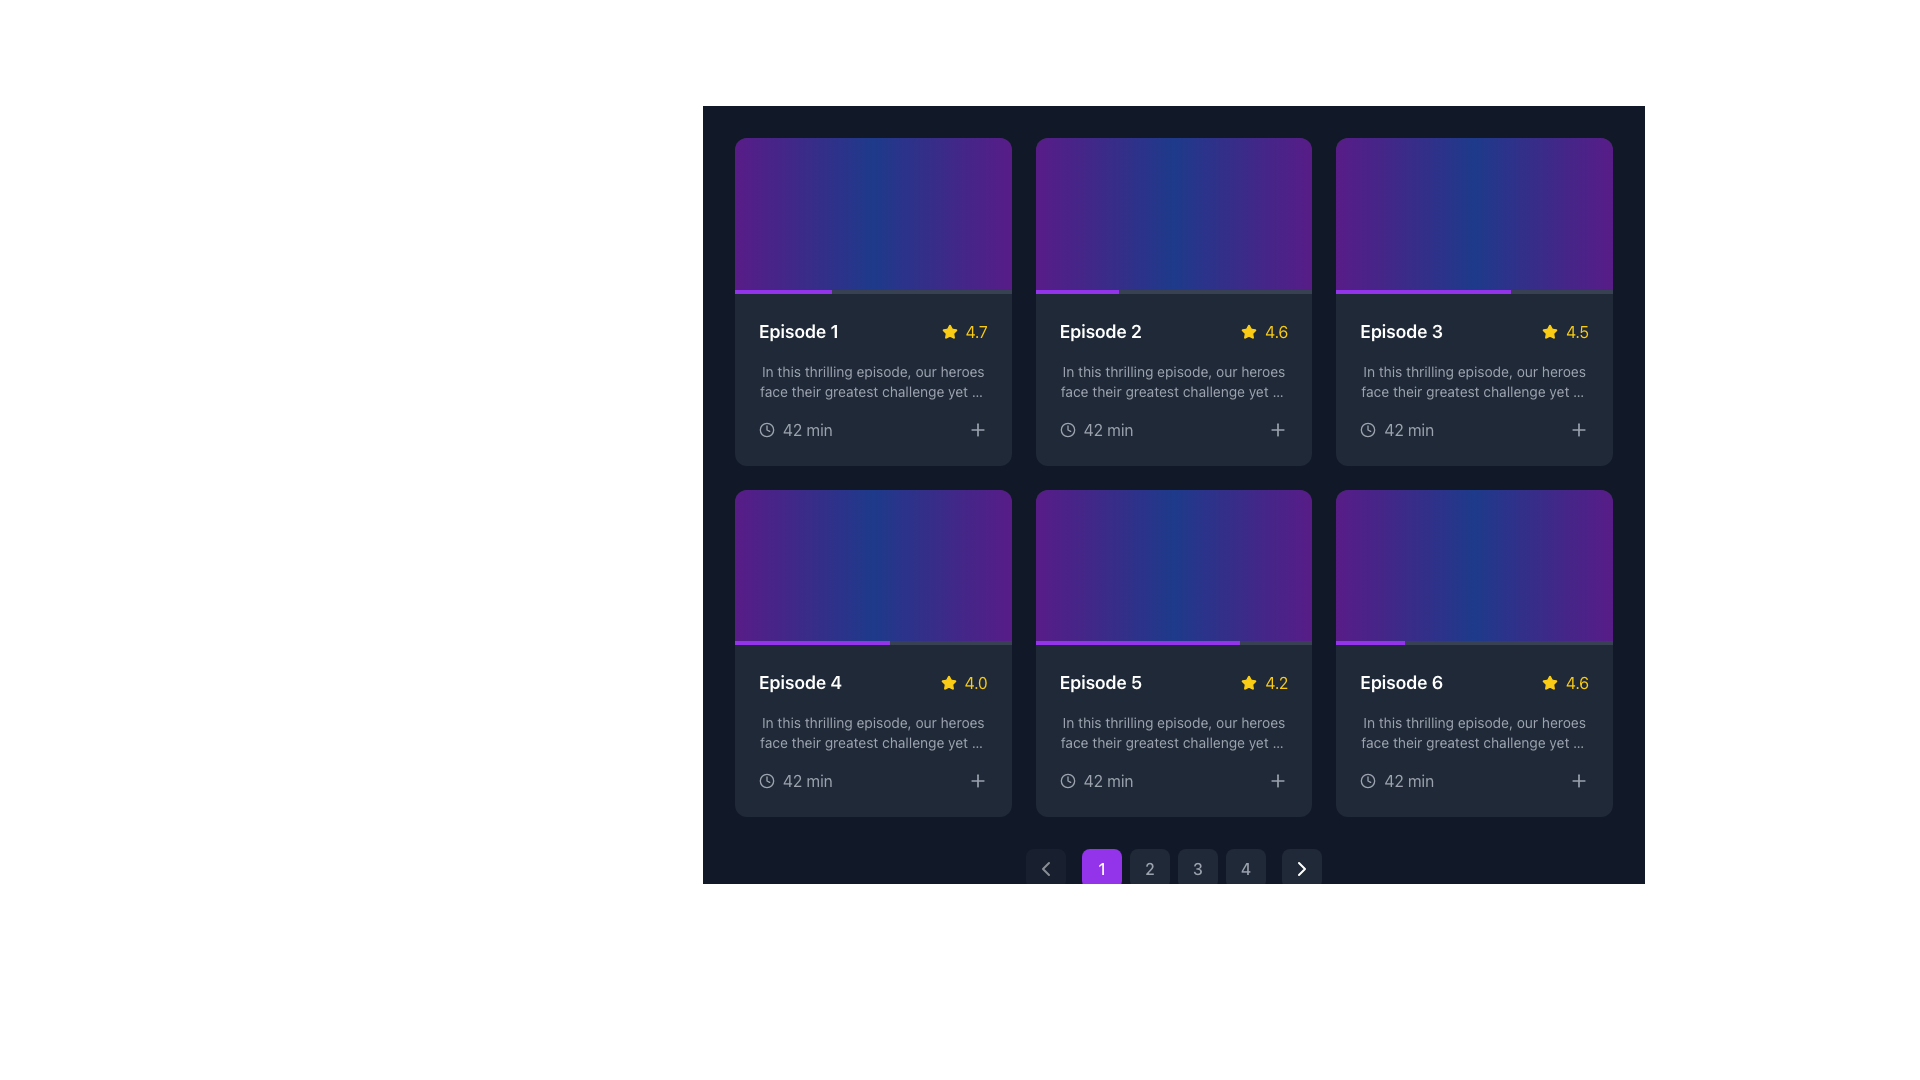  I want to click on rating value displayed on the text label located on the third card in the top row of the grid layout, specifically to the right of the star icon in the rating section of the card labeled 'Episode 3', so click(1576, 330).